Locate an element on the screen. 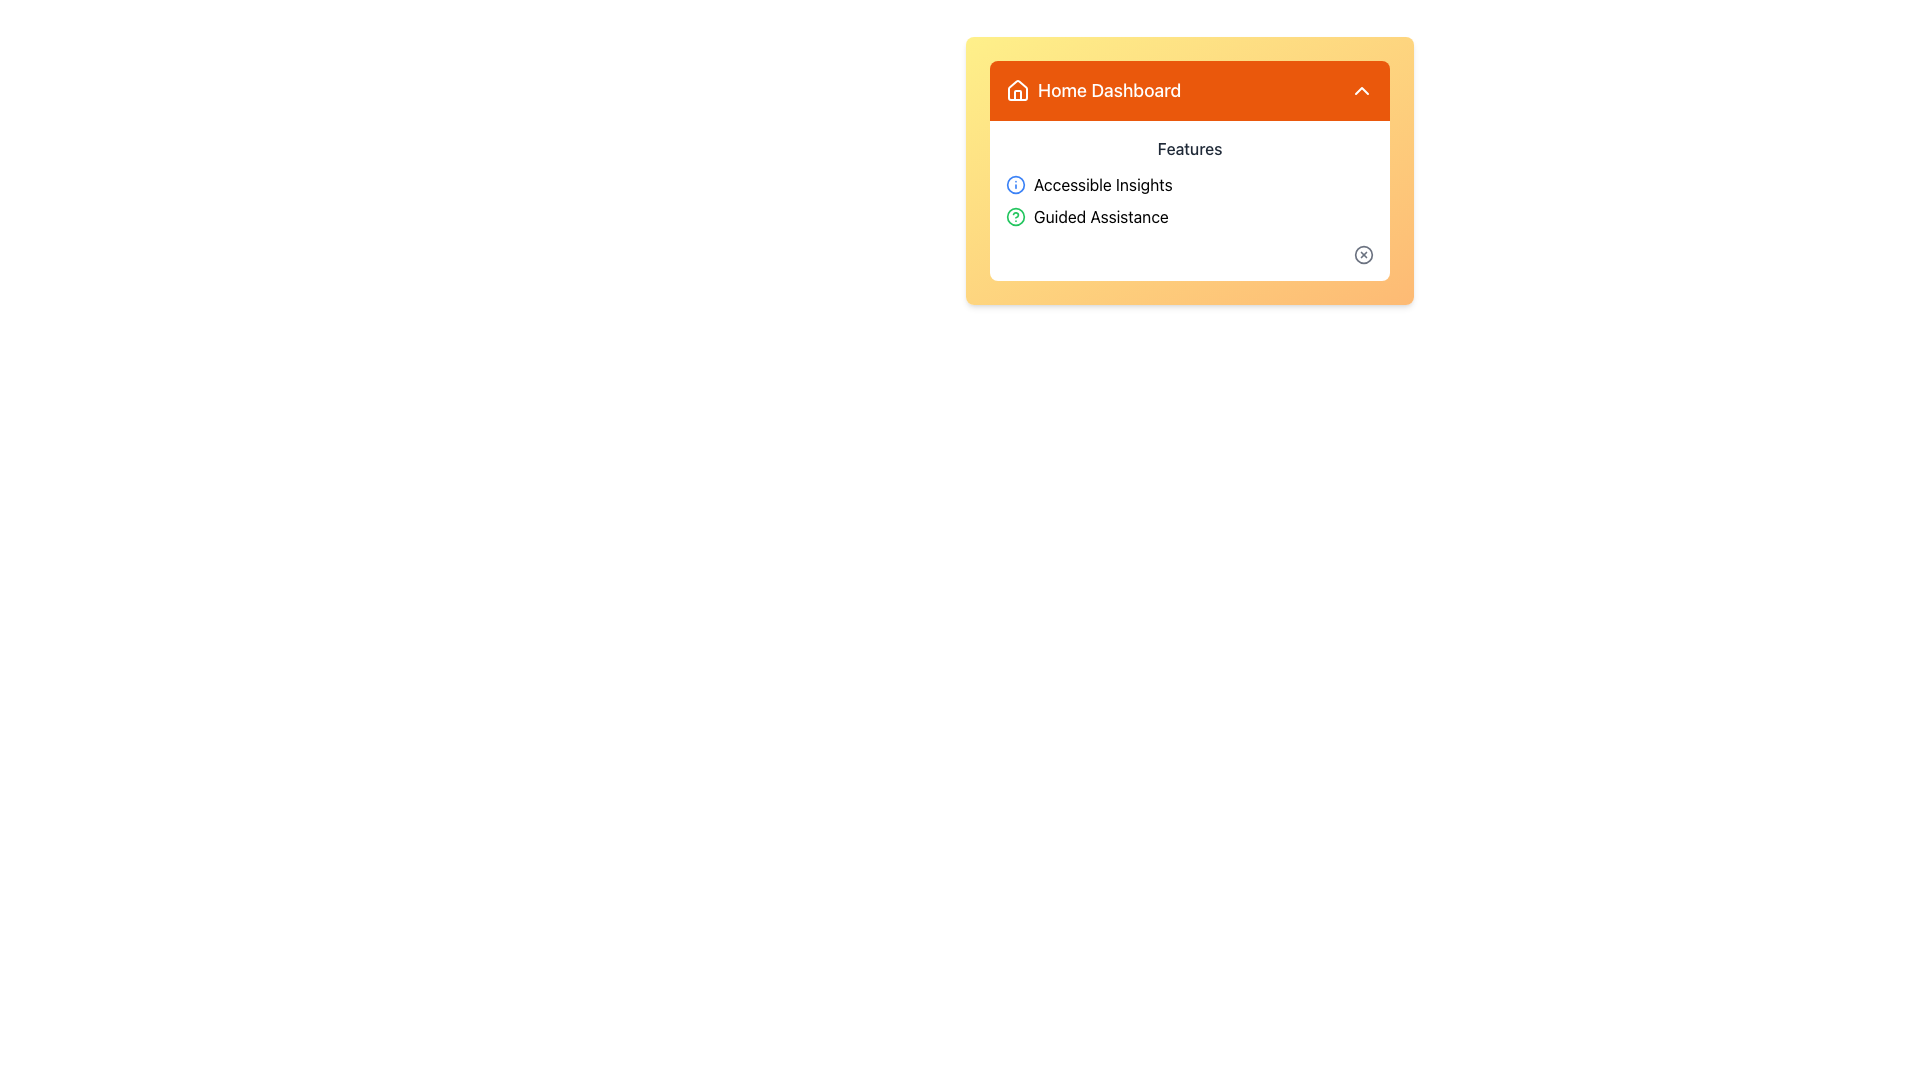  text content of the 'Home Dashboard' label, which is displayed in bold on an orange background bar at the top of the card-like UI component is located at coordinates (1108, 91).